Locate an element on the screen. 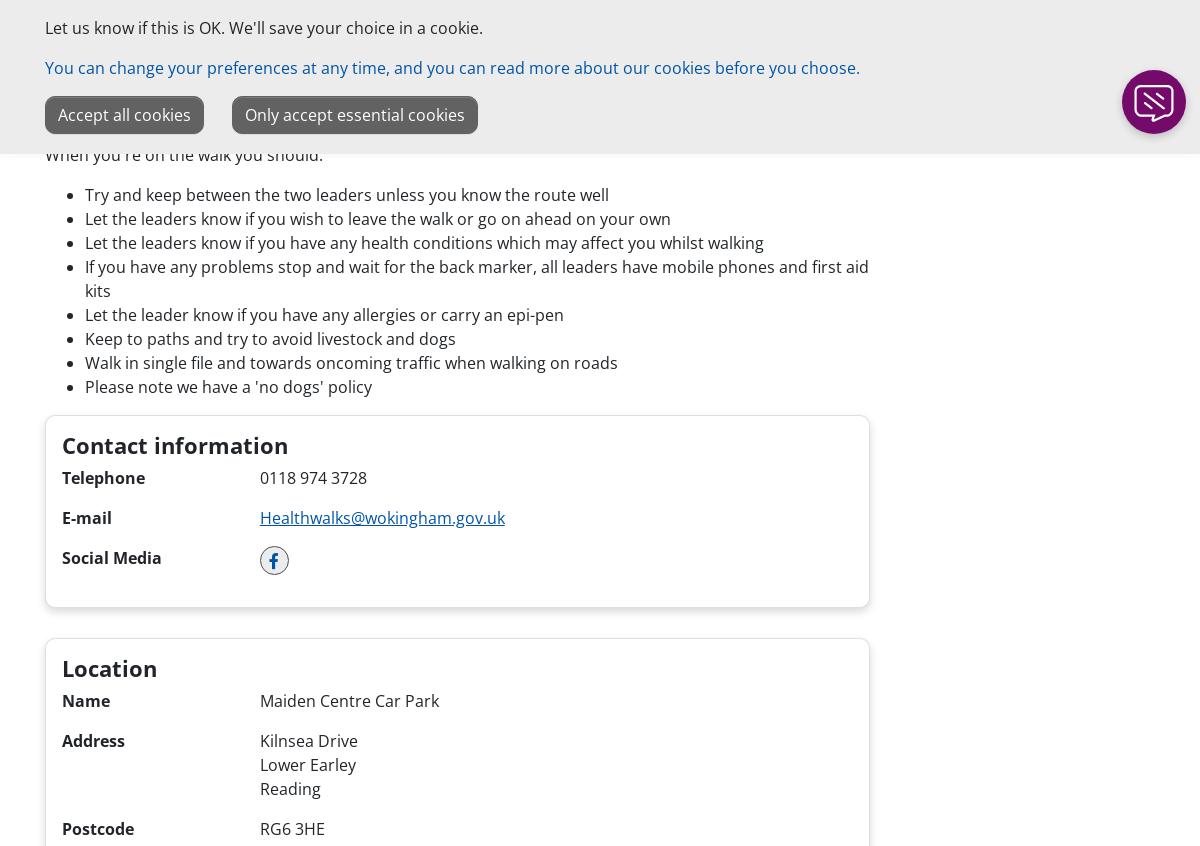  'Reading' is located at coordinates (288, 788).